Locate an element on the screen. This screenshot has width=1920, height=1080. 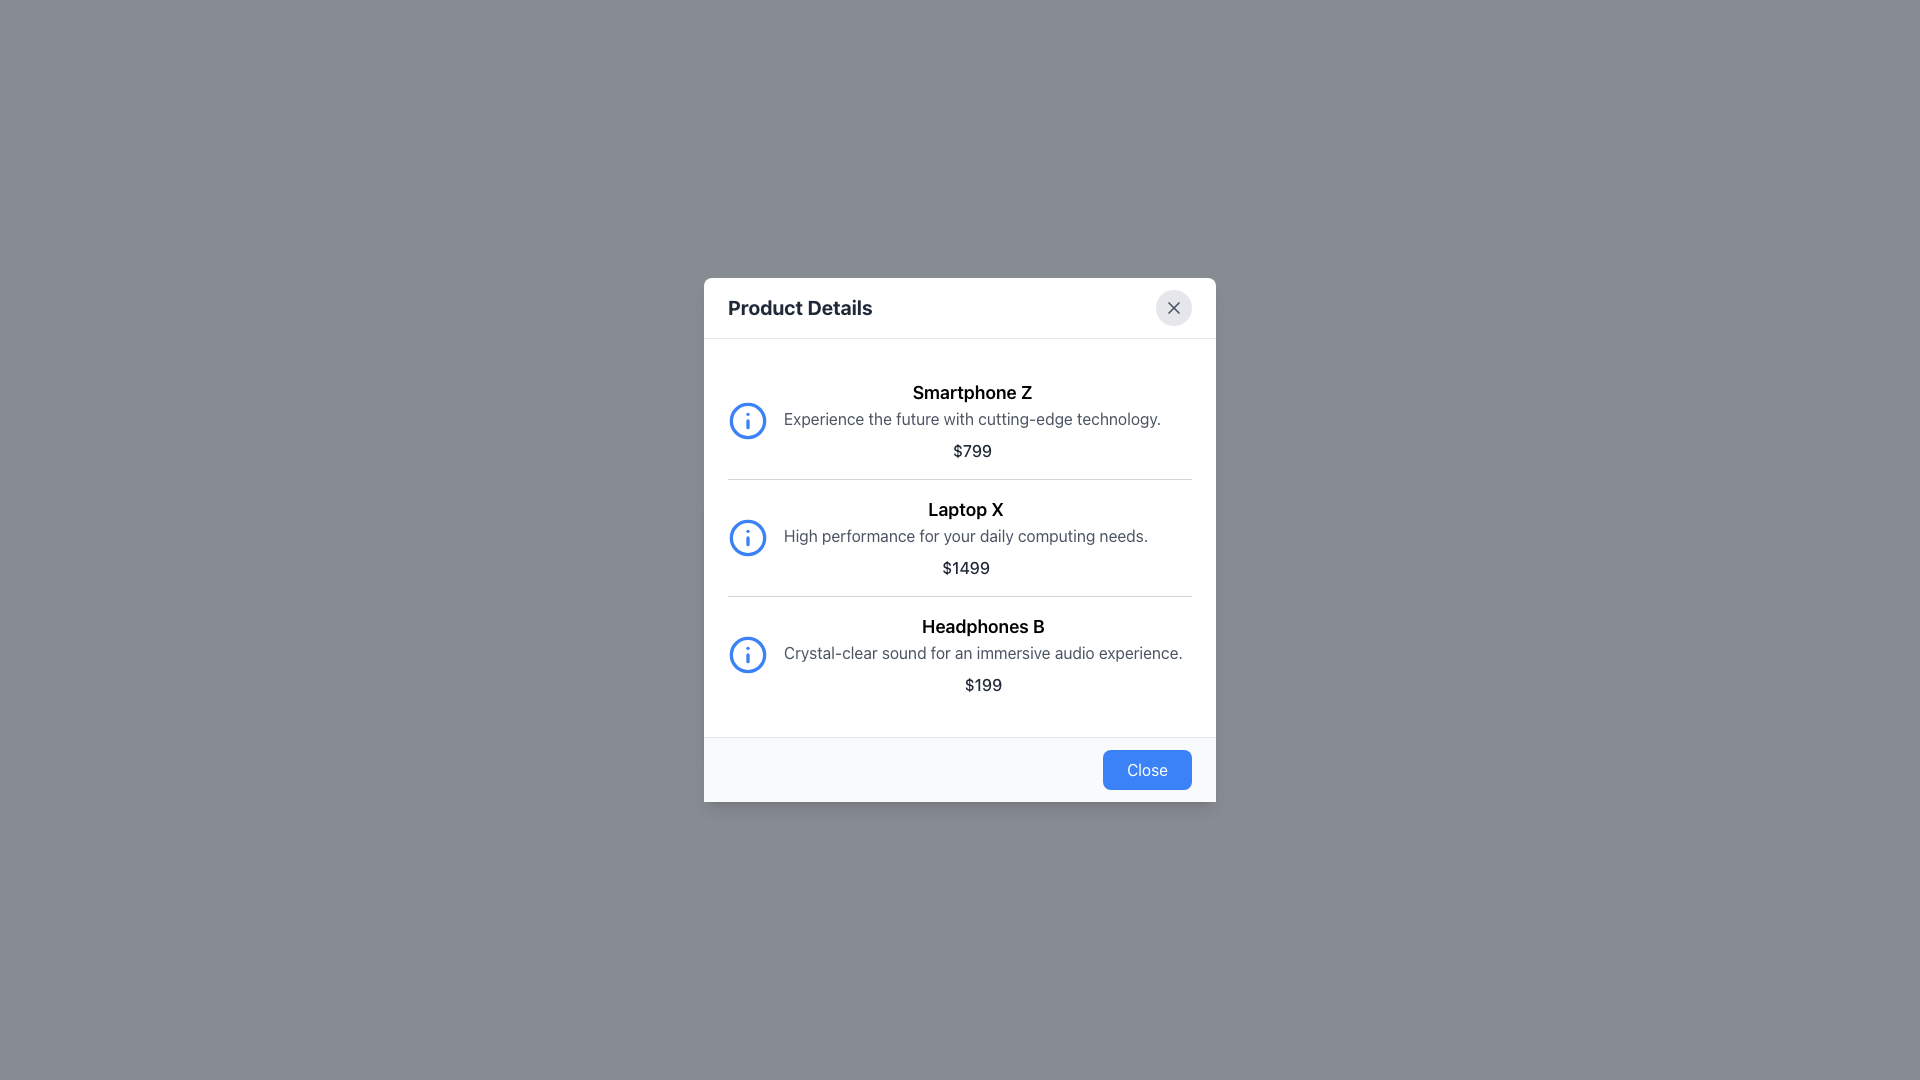
the product description item for 'Laptop X', which is the second item in the vertical list of product details is located at coordinates (960, 536).